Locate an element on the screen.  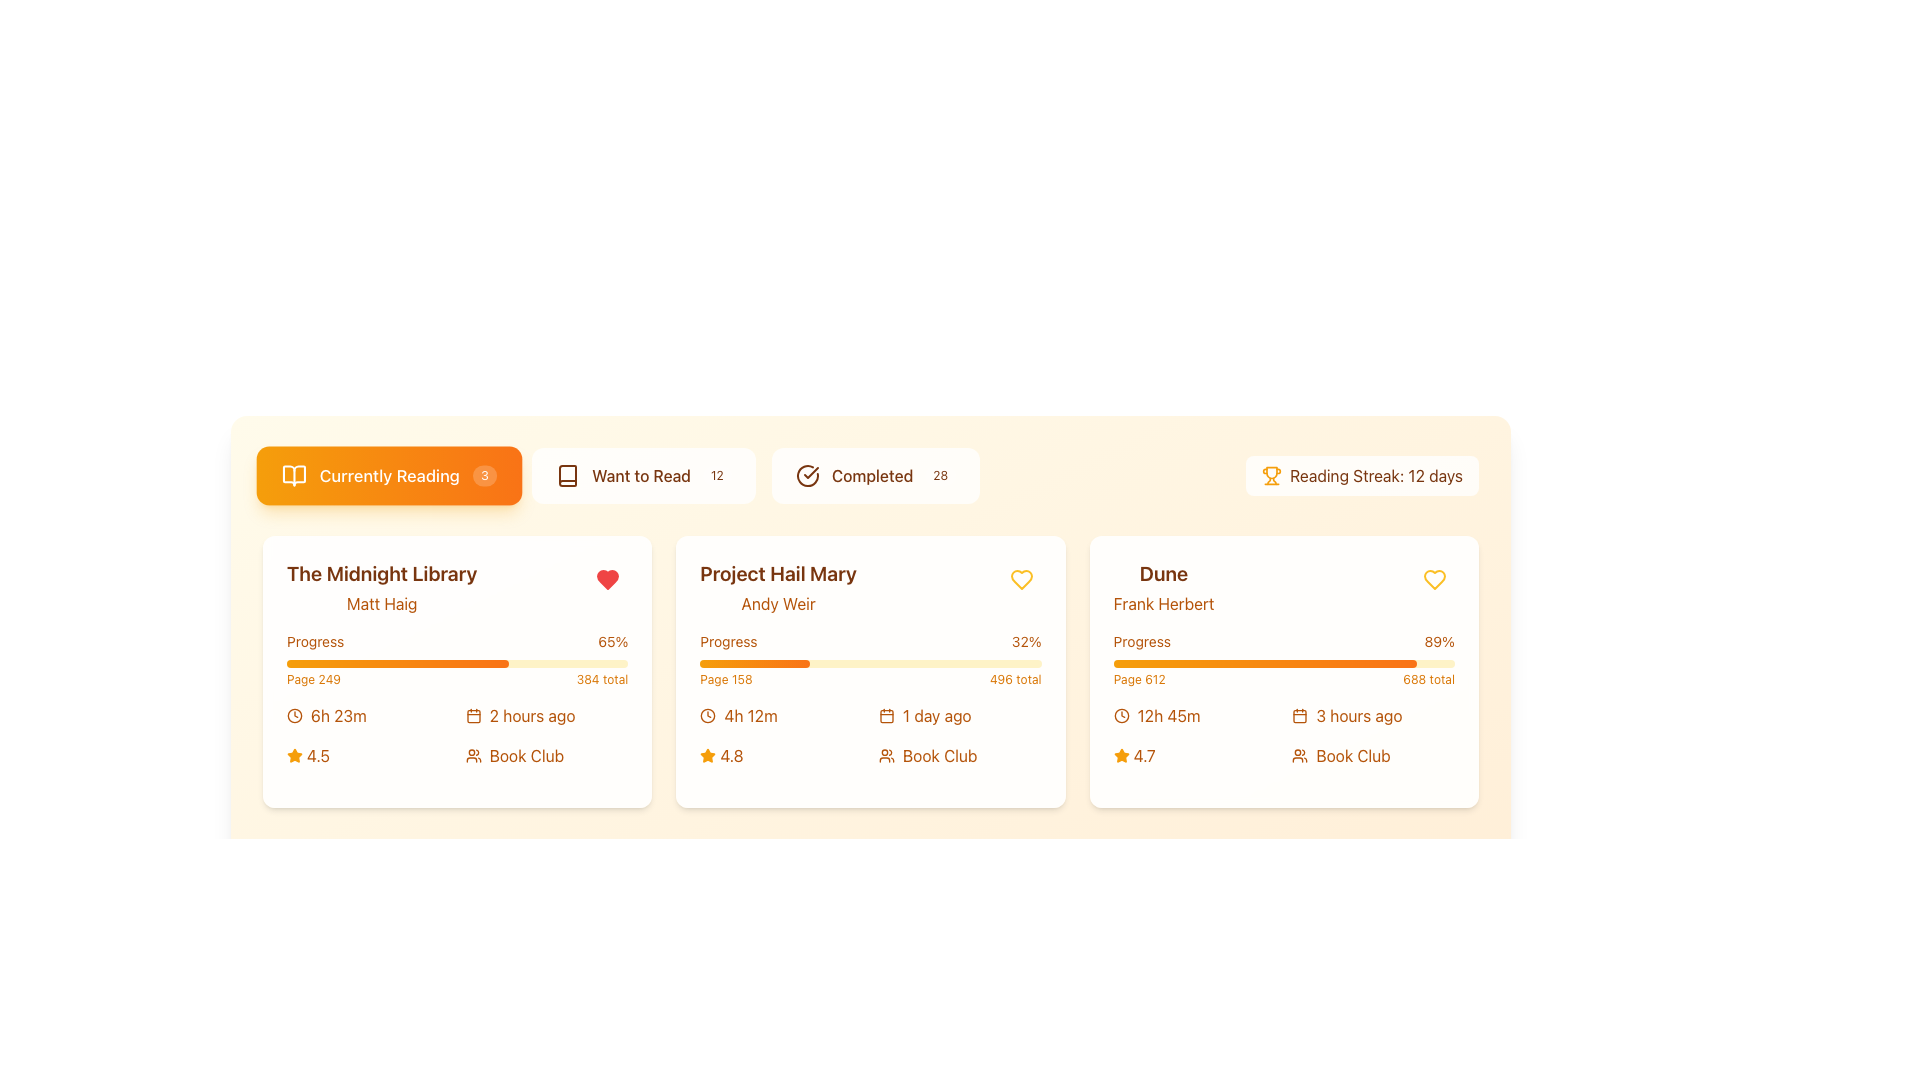
progress bar indicating 65% completion for 'The Midnight Library' within the 'Currently Reading' section is located at coordinates (398, 663).